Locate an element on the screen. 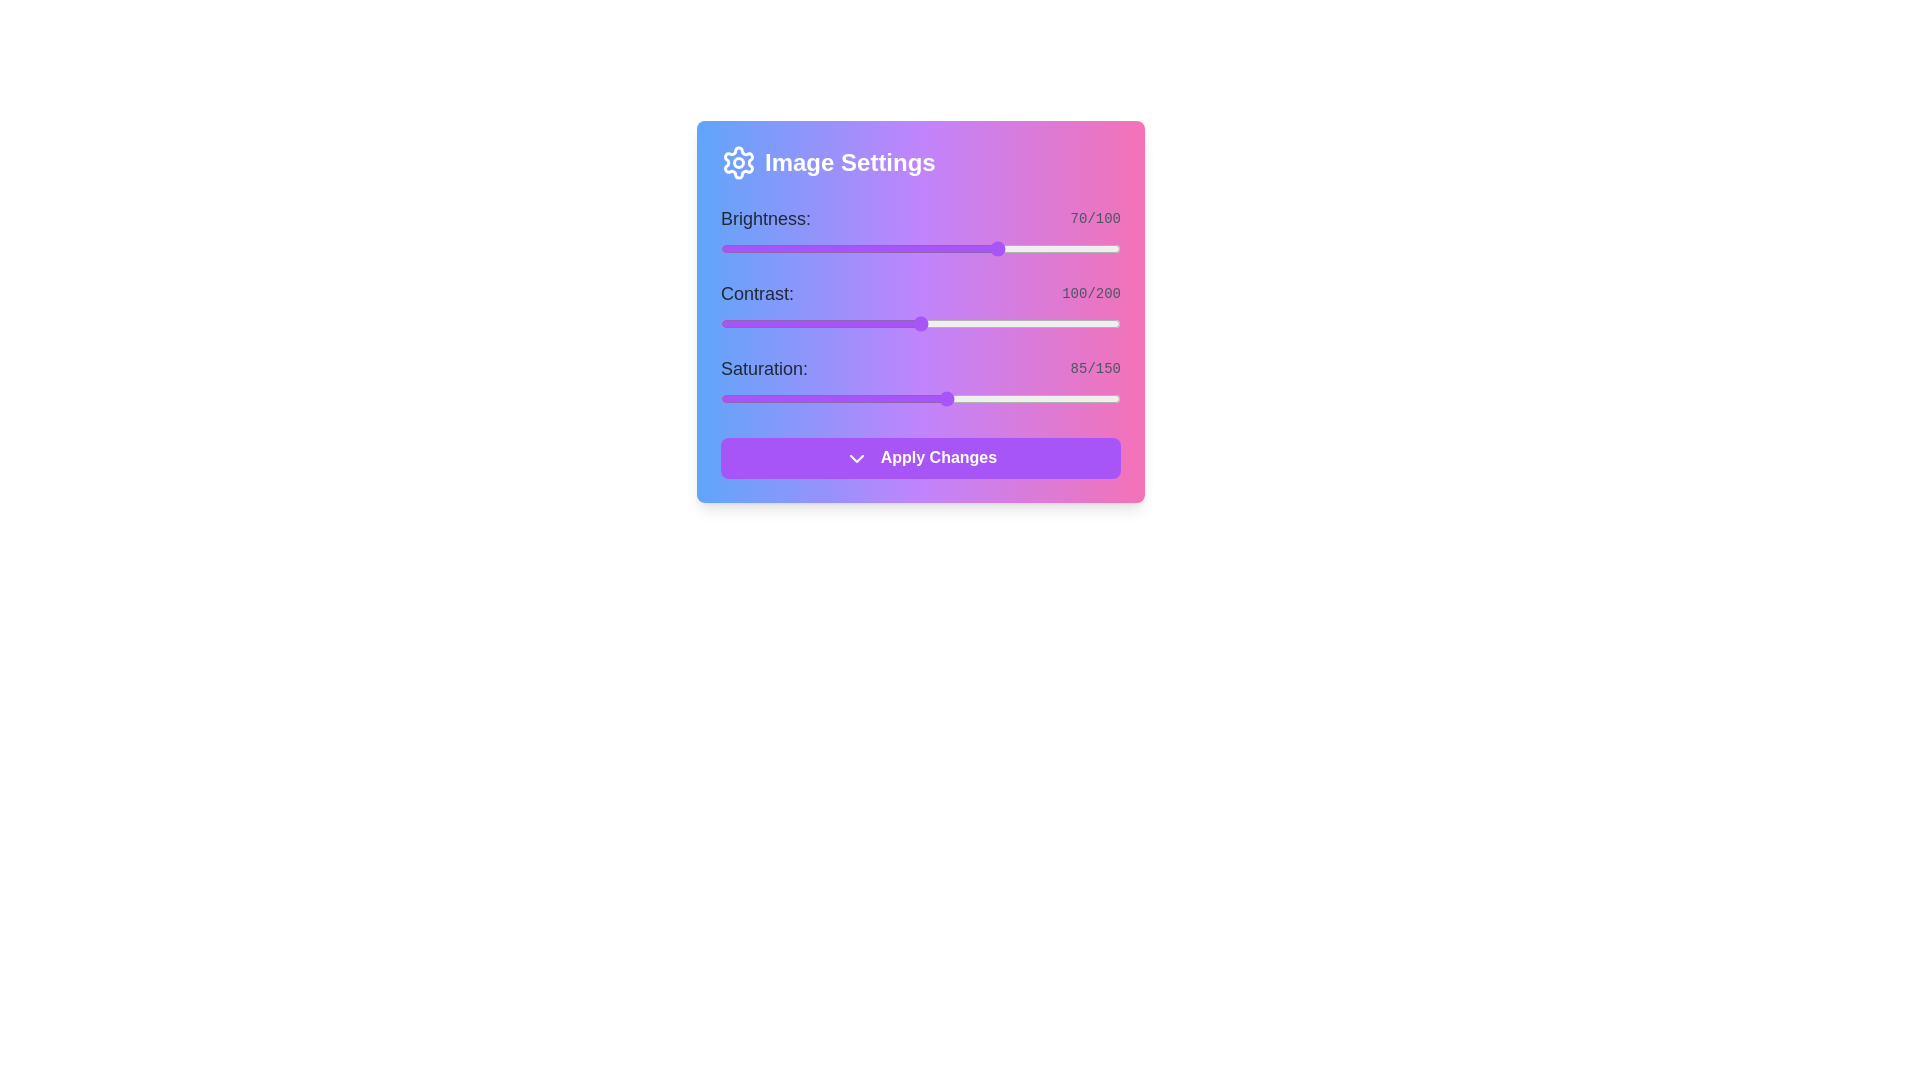  the 'Apply Changes' button to save the adjustments is located at coordinates (920, 458).